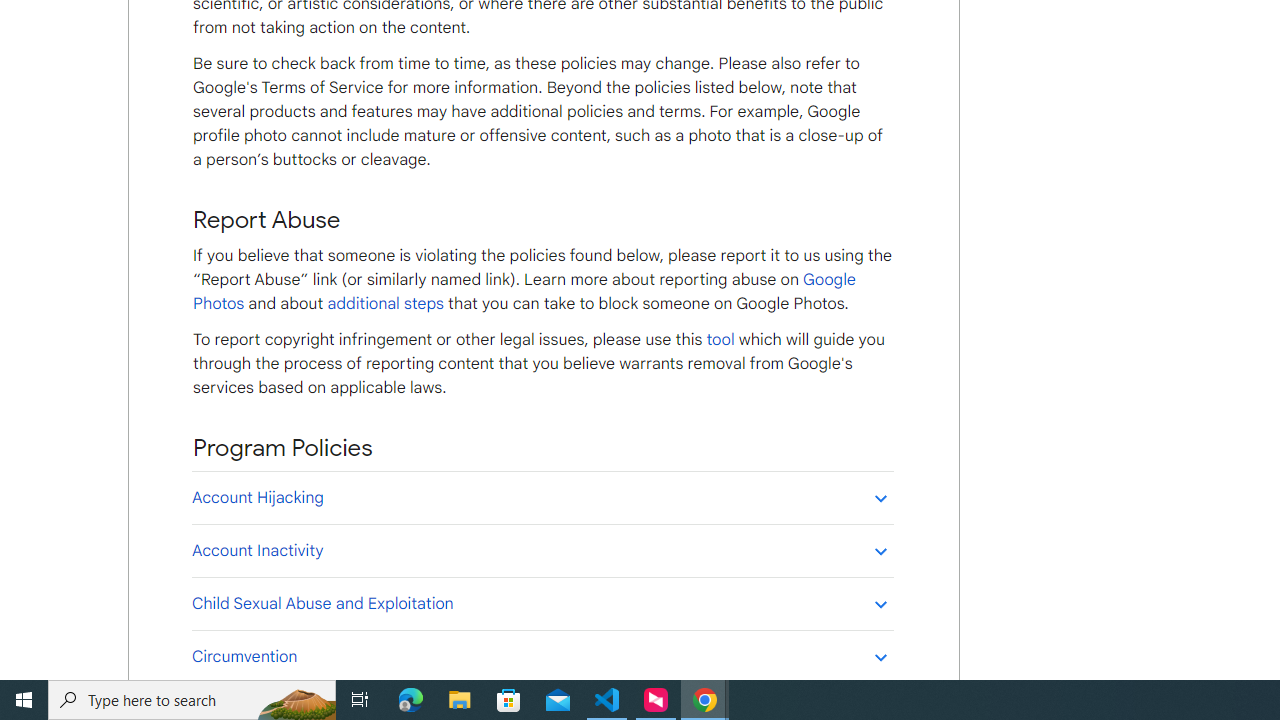 This screenshot has height=720, width=1280. What do you see at coordinates (542, 496) in the screenshot?
I see `'Account Hijacking'` at bounding box center [542, 496].